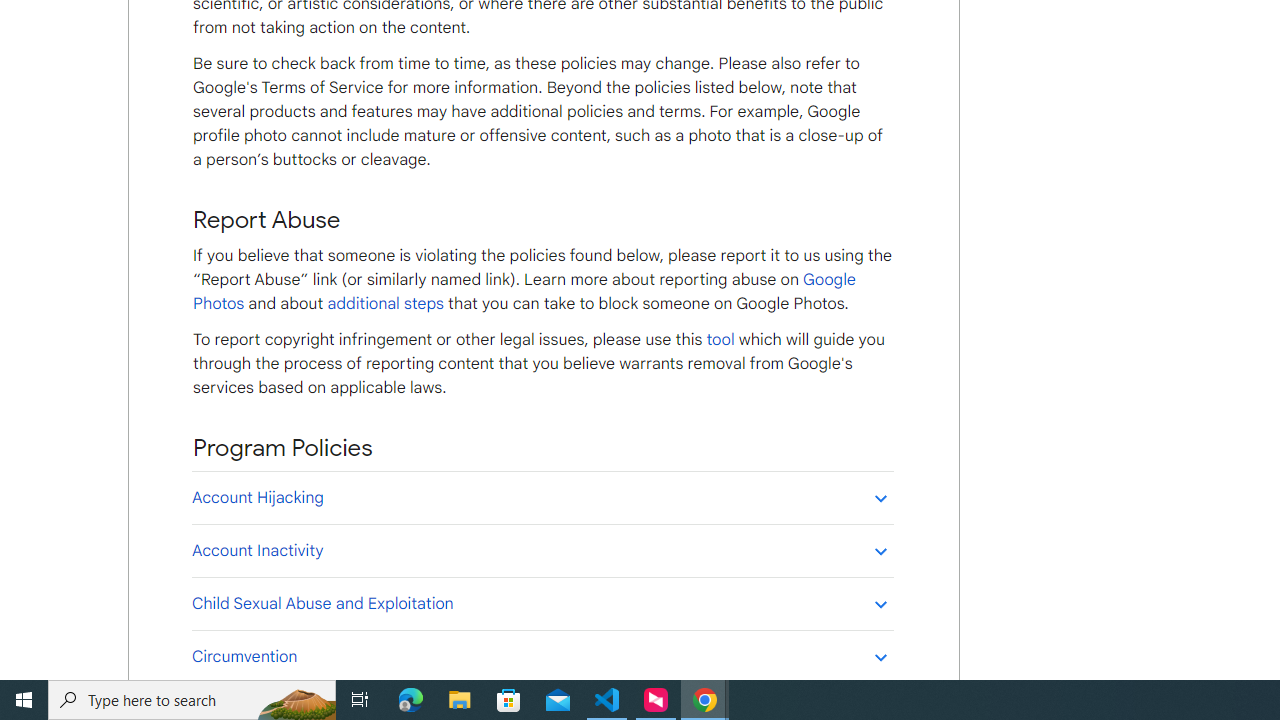 This screenshot has height=720, width=1280. What do you see at coordinates (542, 496) in the screenshot?
I see `'Account Hijacking'` at bounding box center [542, 496].